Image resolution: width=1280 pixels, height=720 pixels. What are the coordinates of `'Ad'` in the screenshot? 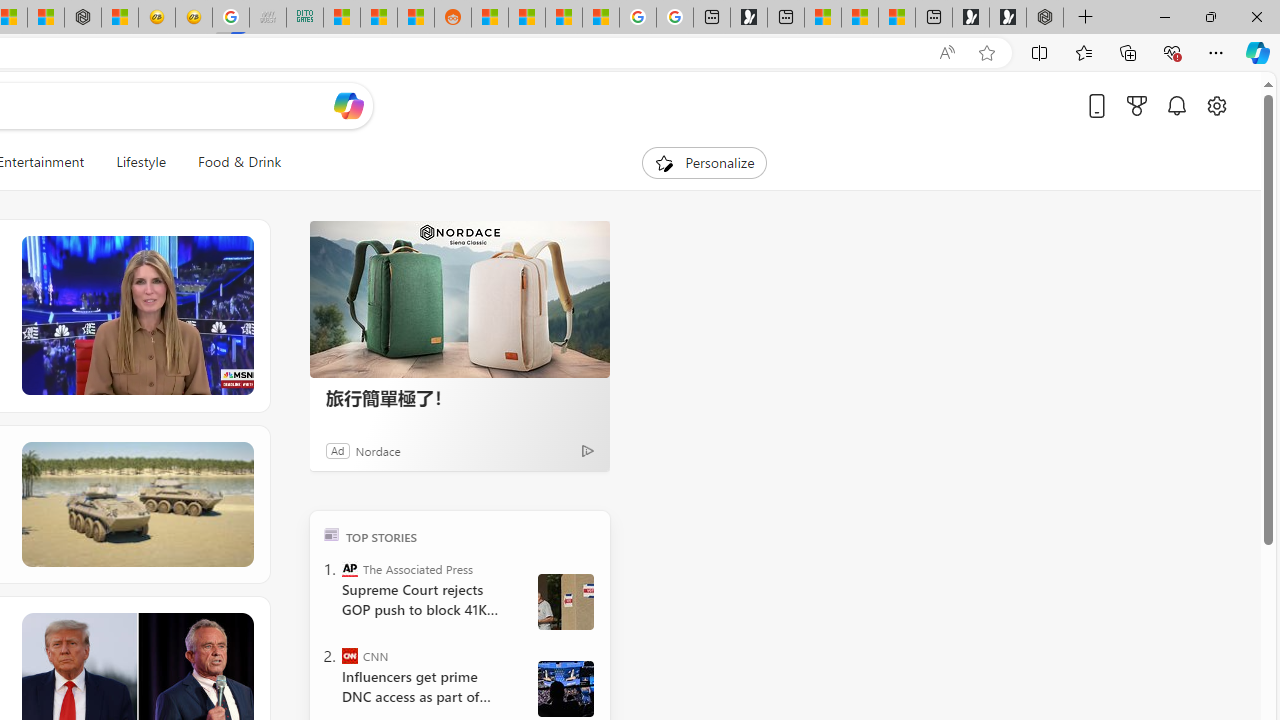 It's located at (338, 450).